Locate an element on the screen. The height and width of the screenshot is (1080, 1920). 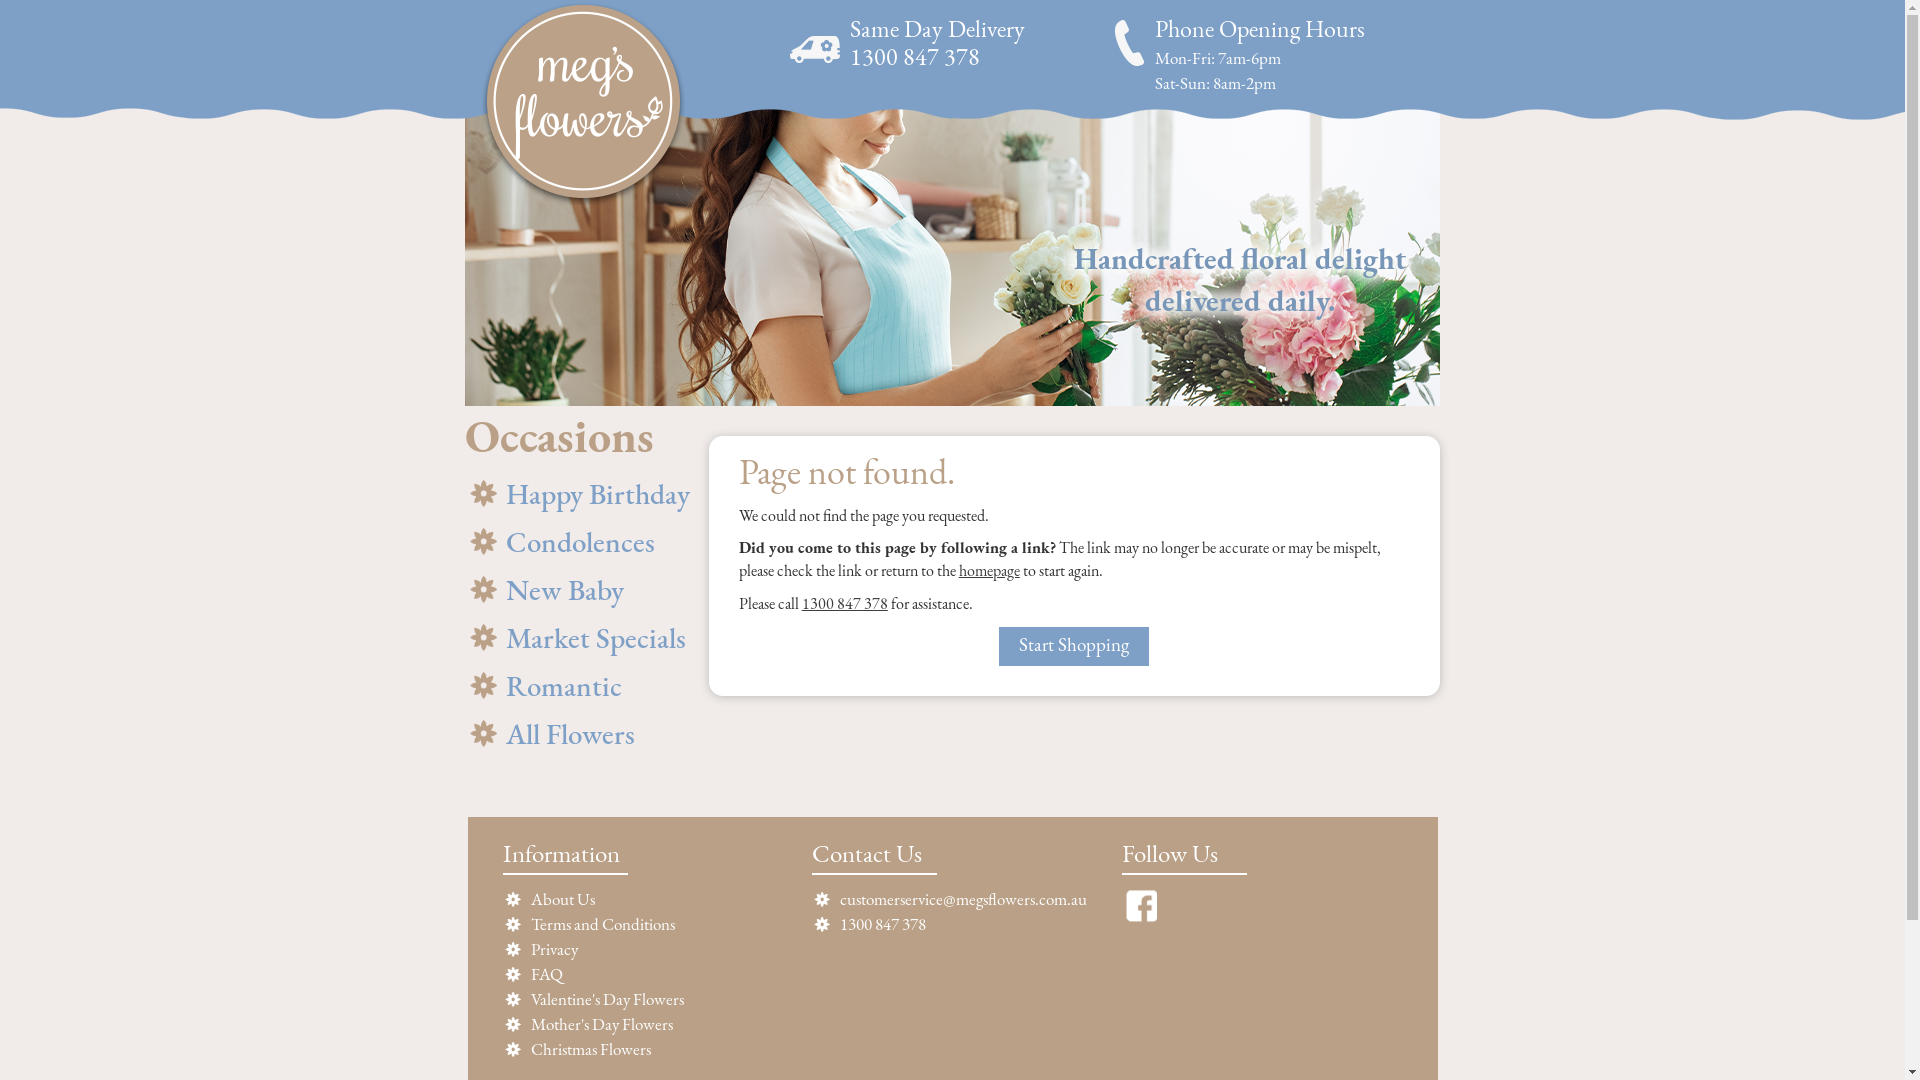
'Mother's Day Flowers' is located at coordinates (599, 1025).